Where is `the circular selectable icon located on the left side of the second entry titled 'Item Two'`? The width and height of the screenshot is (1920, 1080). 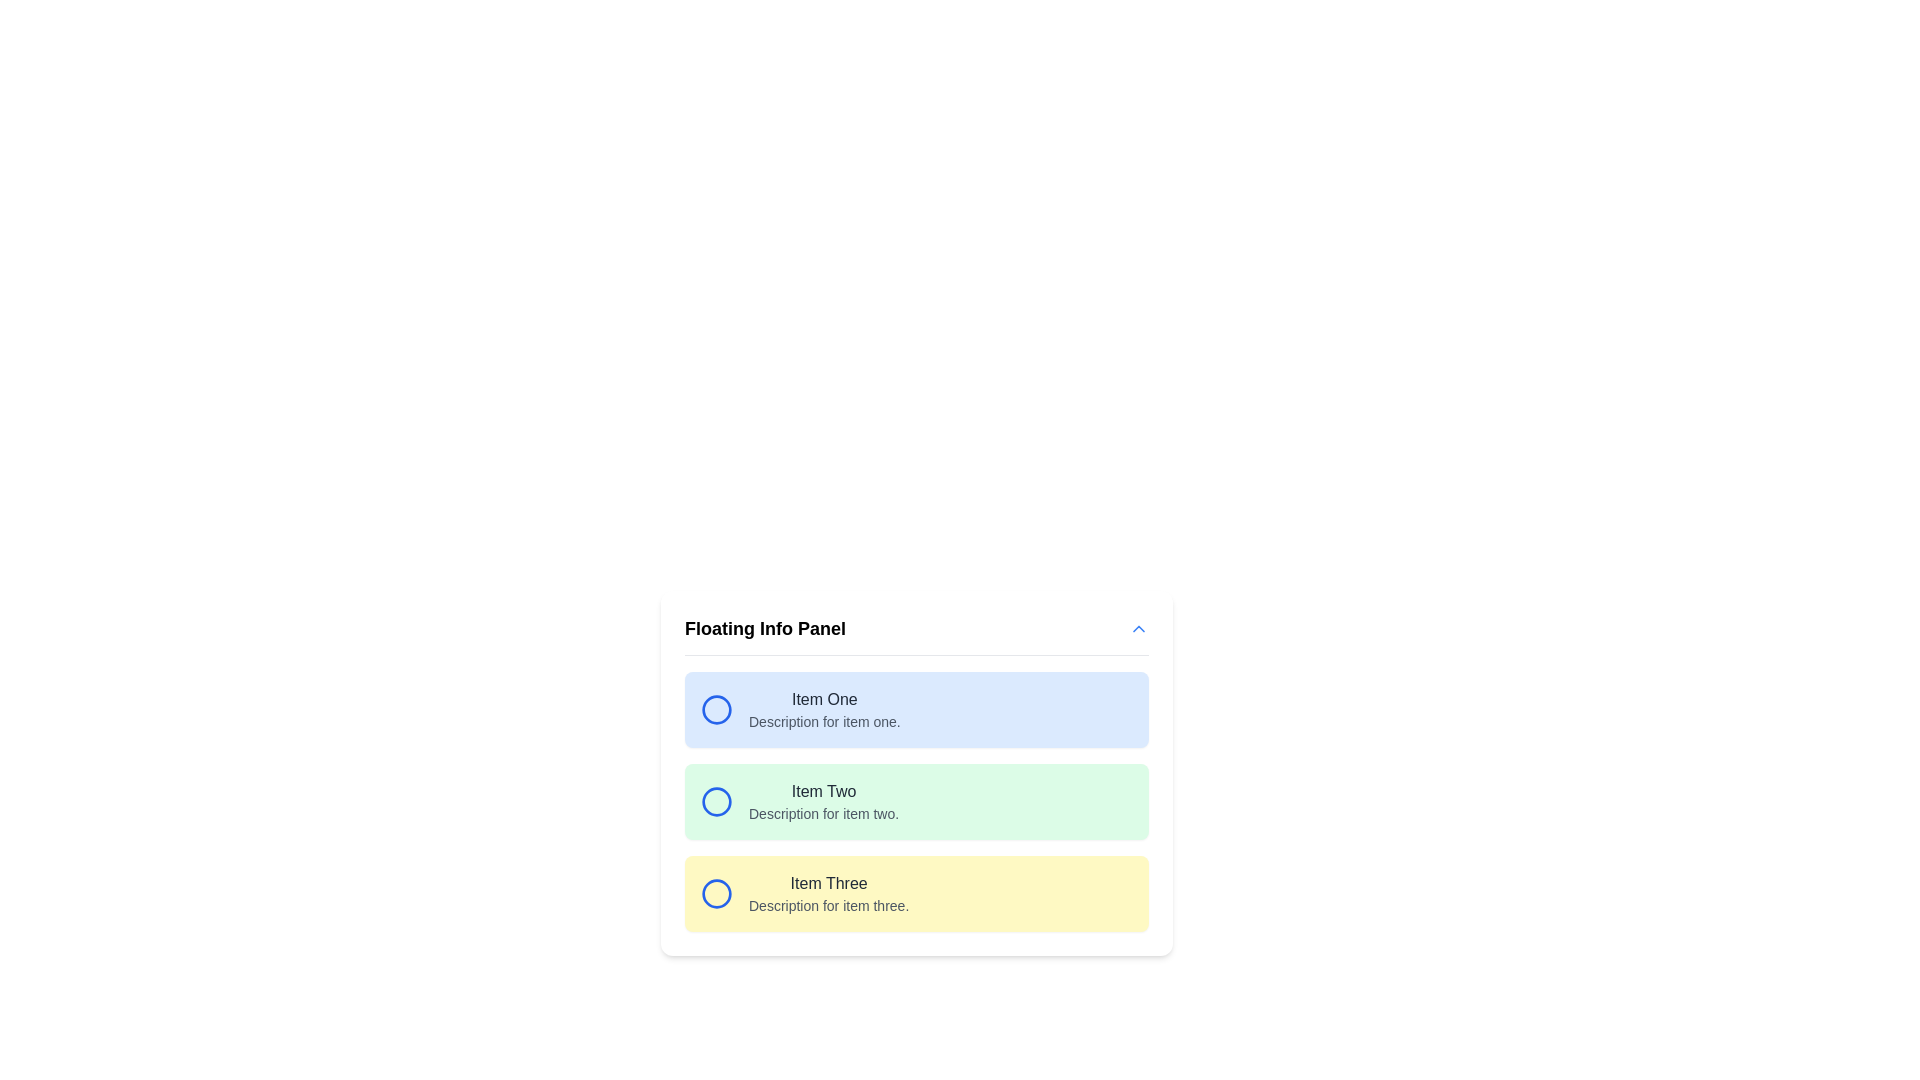
the circular selectable icon located on the left side of the second entry titled 'Item Two' is located at coordinates (716, 801).